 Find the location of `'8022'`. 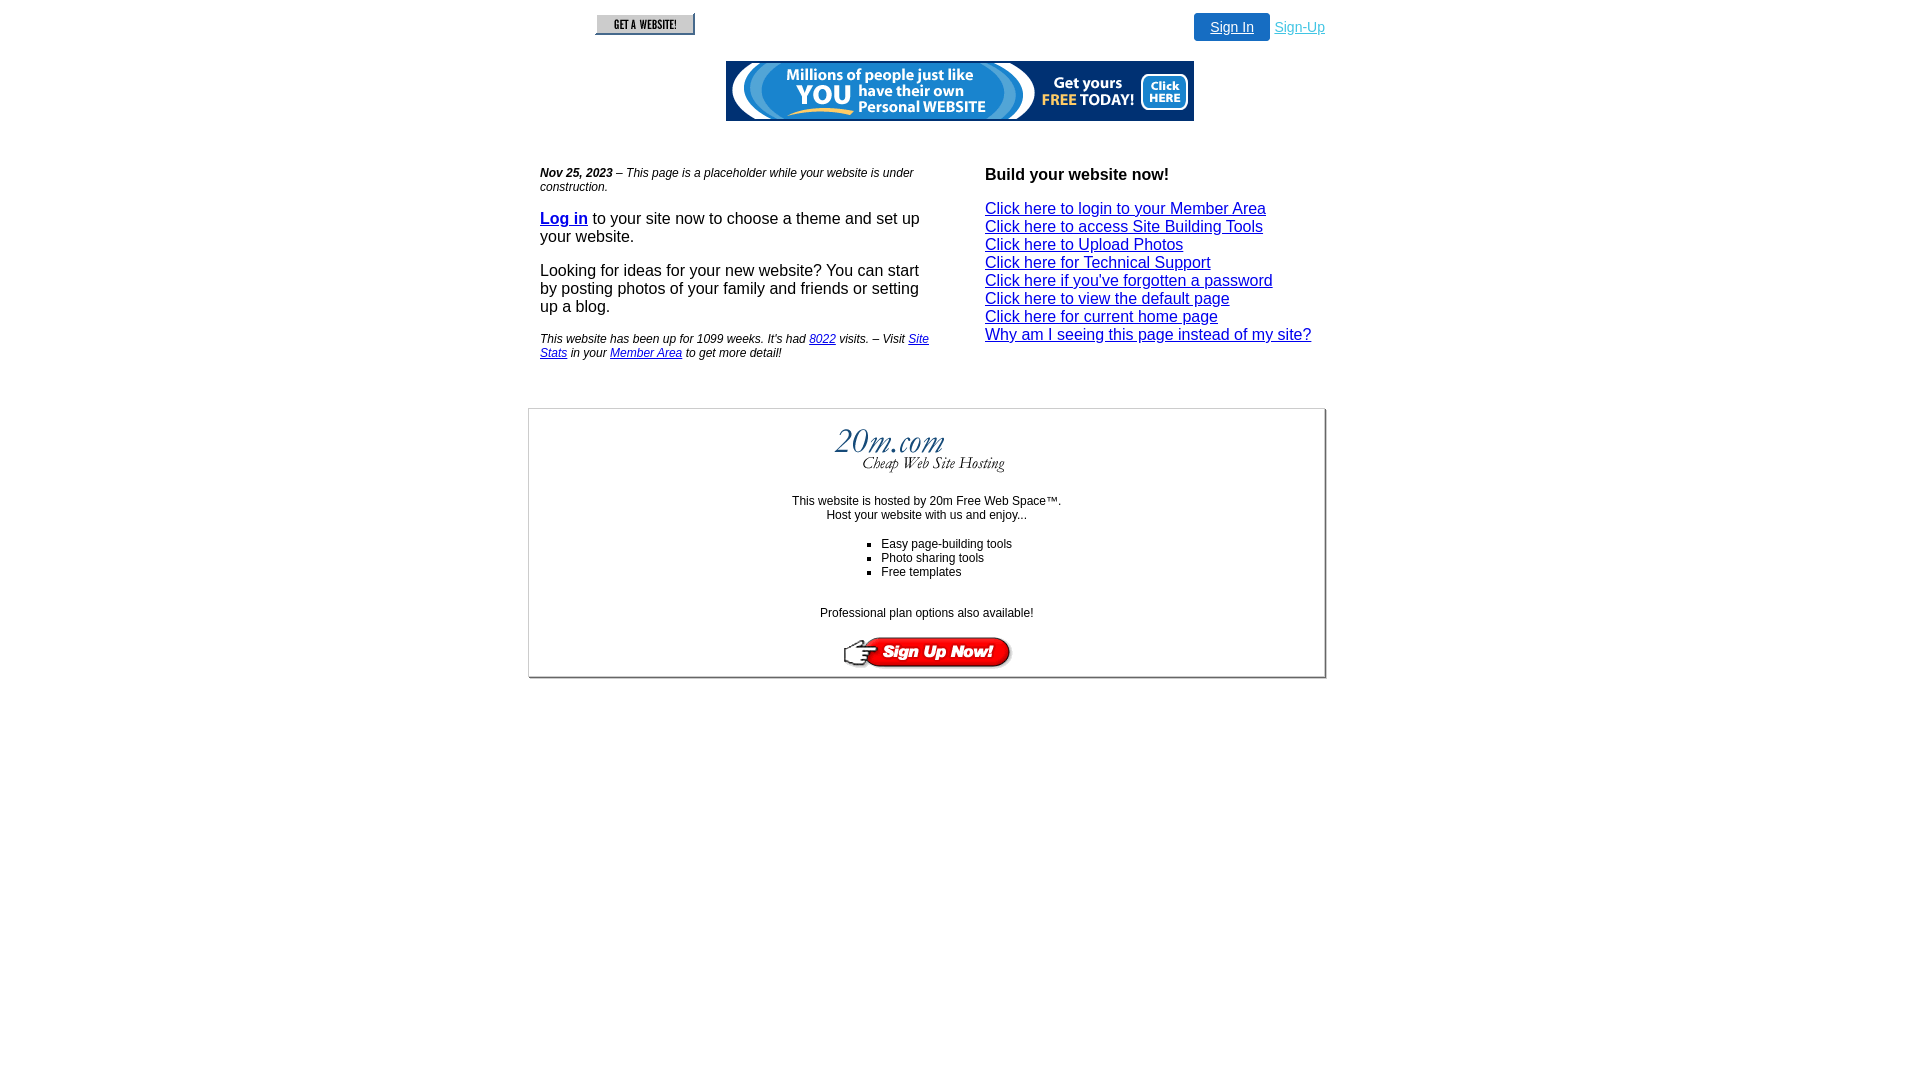

'8022' is located at coordinates (809, 338).